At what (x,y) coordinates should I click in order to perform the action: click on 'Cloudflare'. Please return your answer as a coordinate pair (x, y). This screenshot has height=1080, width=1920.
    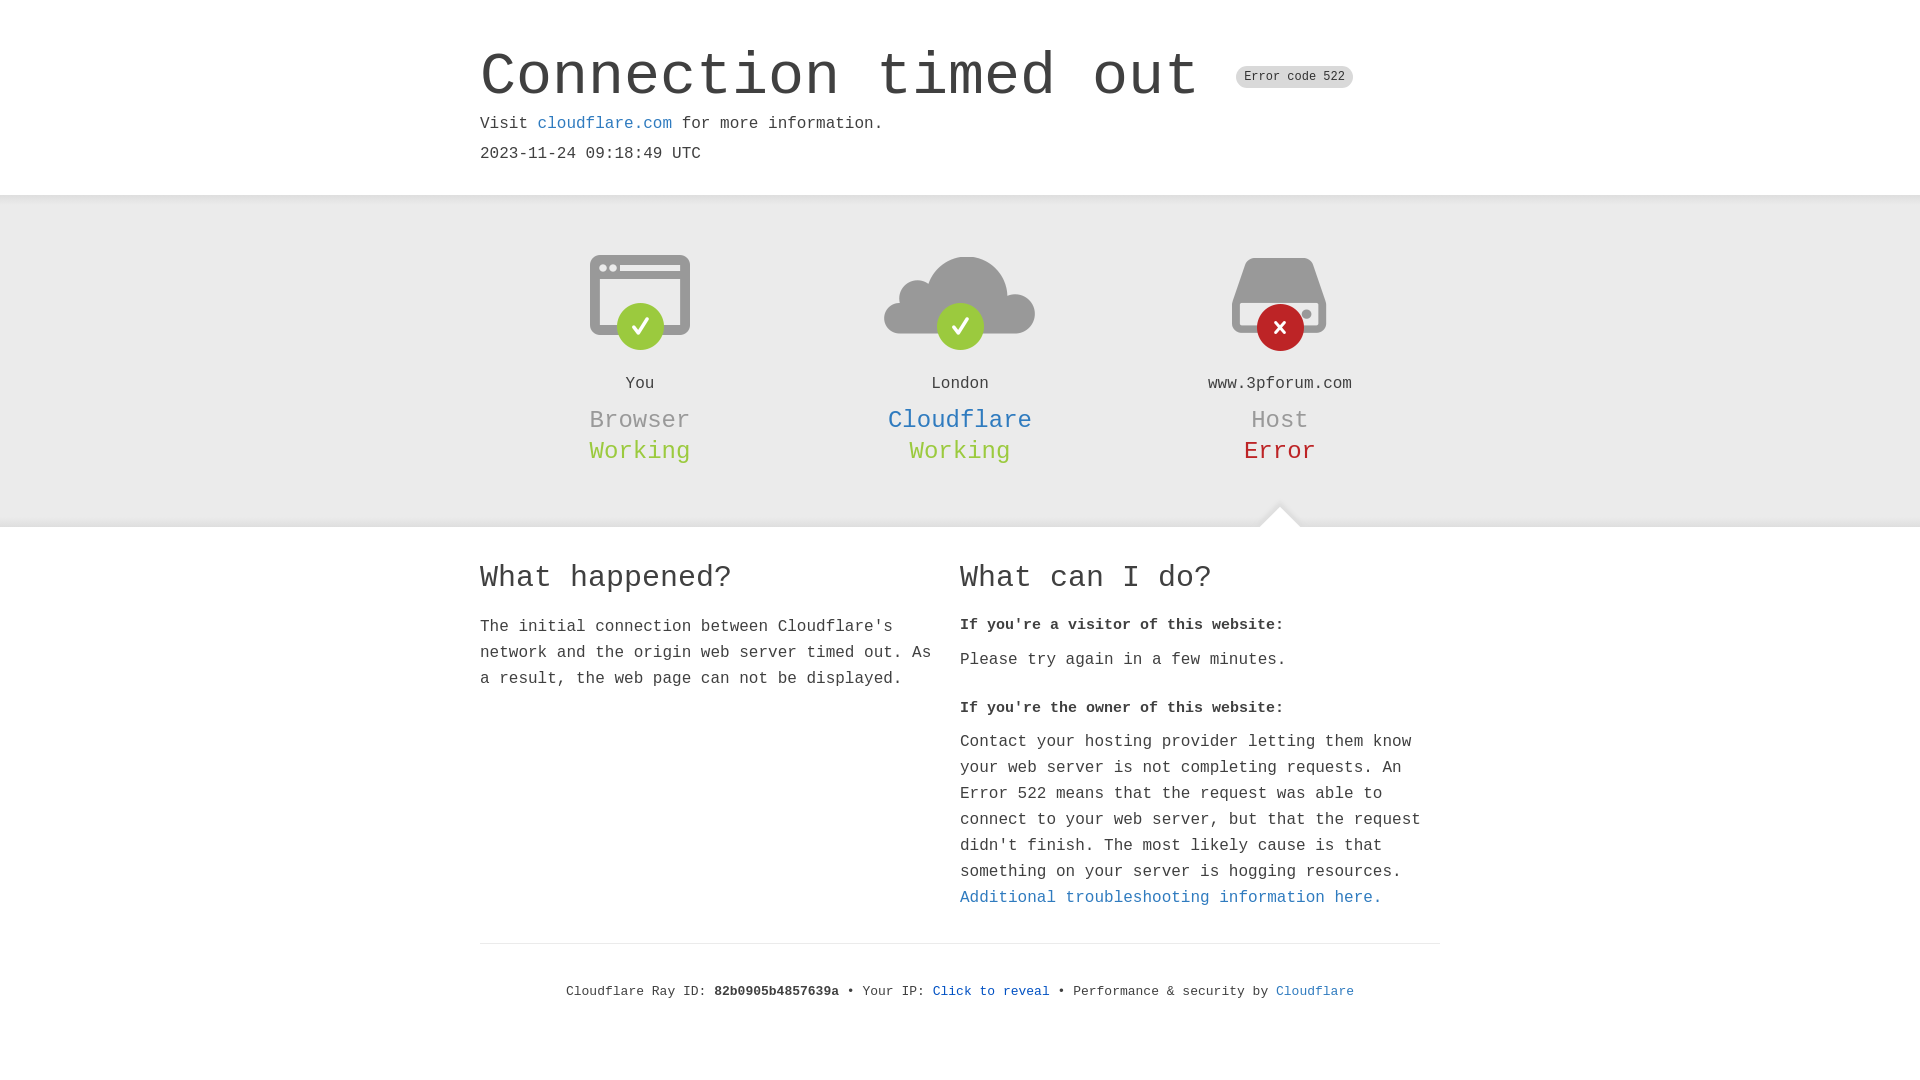
    Looking at the image, I should click on (960, 419).